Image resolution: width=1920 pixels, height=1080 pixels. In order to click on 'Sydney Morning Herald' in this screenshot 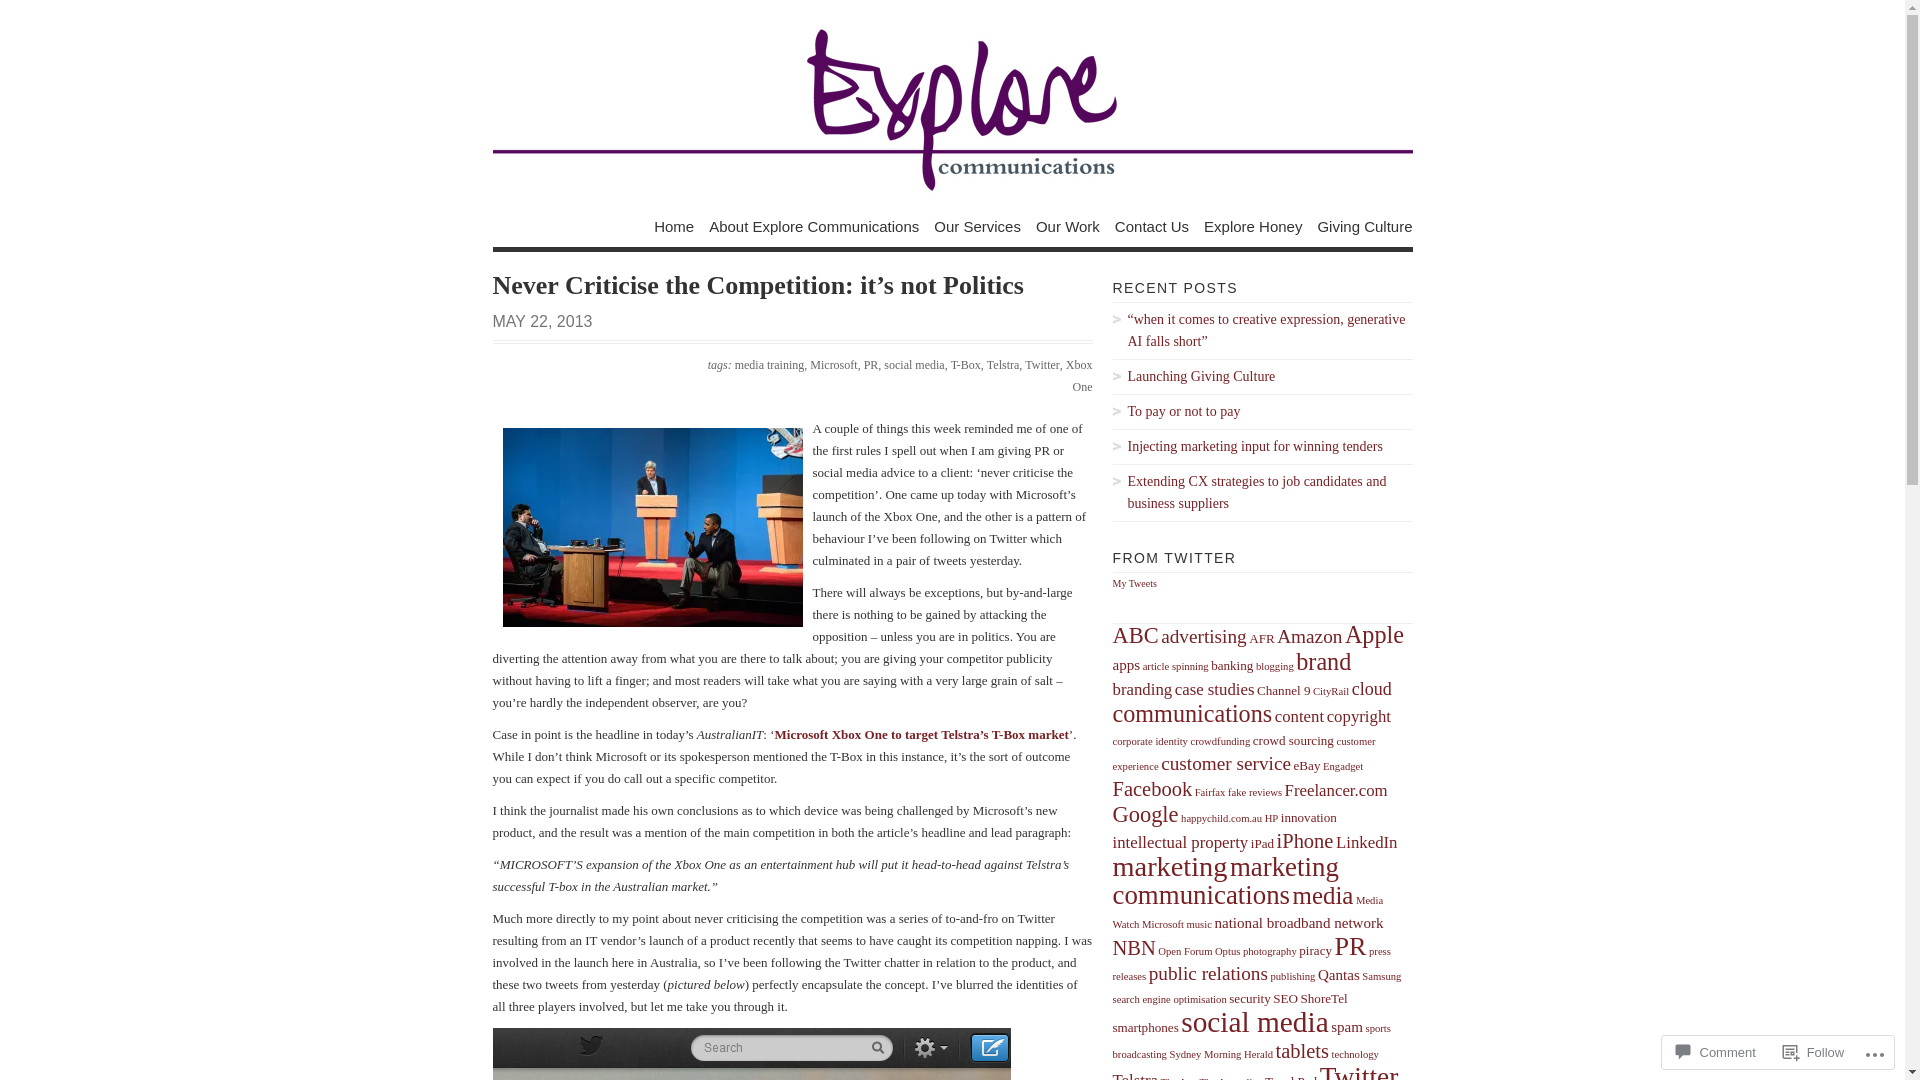, I will do `click(1169, 1053)`.